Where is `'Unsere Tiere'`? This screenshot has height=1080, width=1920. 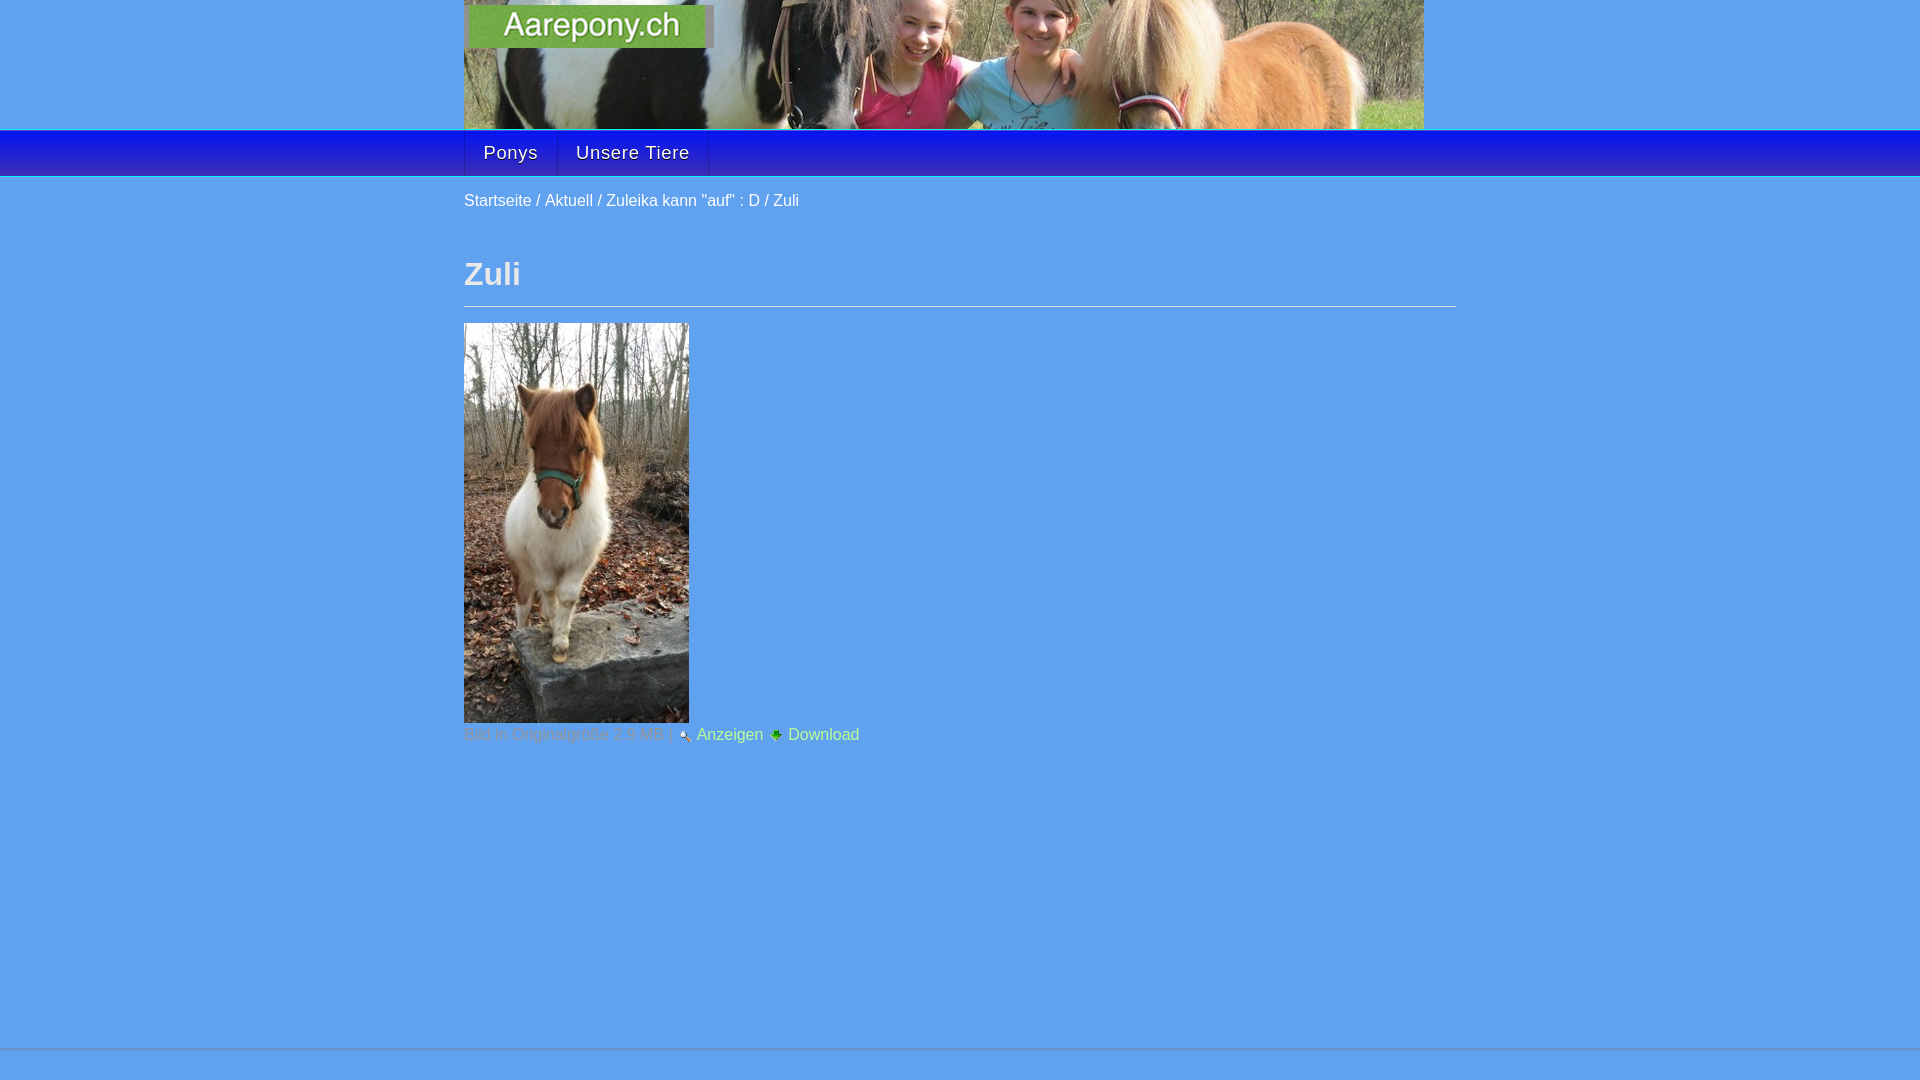
'Unsere Tiere' is located at coordinates (556, 152).